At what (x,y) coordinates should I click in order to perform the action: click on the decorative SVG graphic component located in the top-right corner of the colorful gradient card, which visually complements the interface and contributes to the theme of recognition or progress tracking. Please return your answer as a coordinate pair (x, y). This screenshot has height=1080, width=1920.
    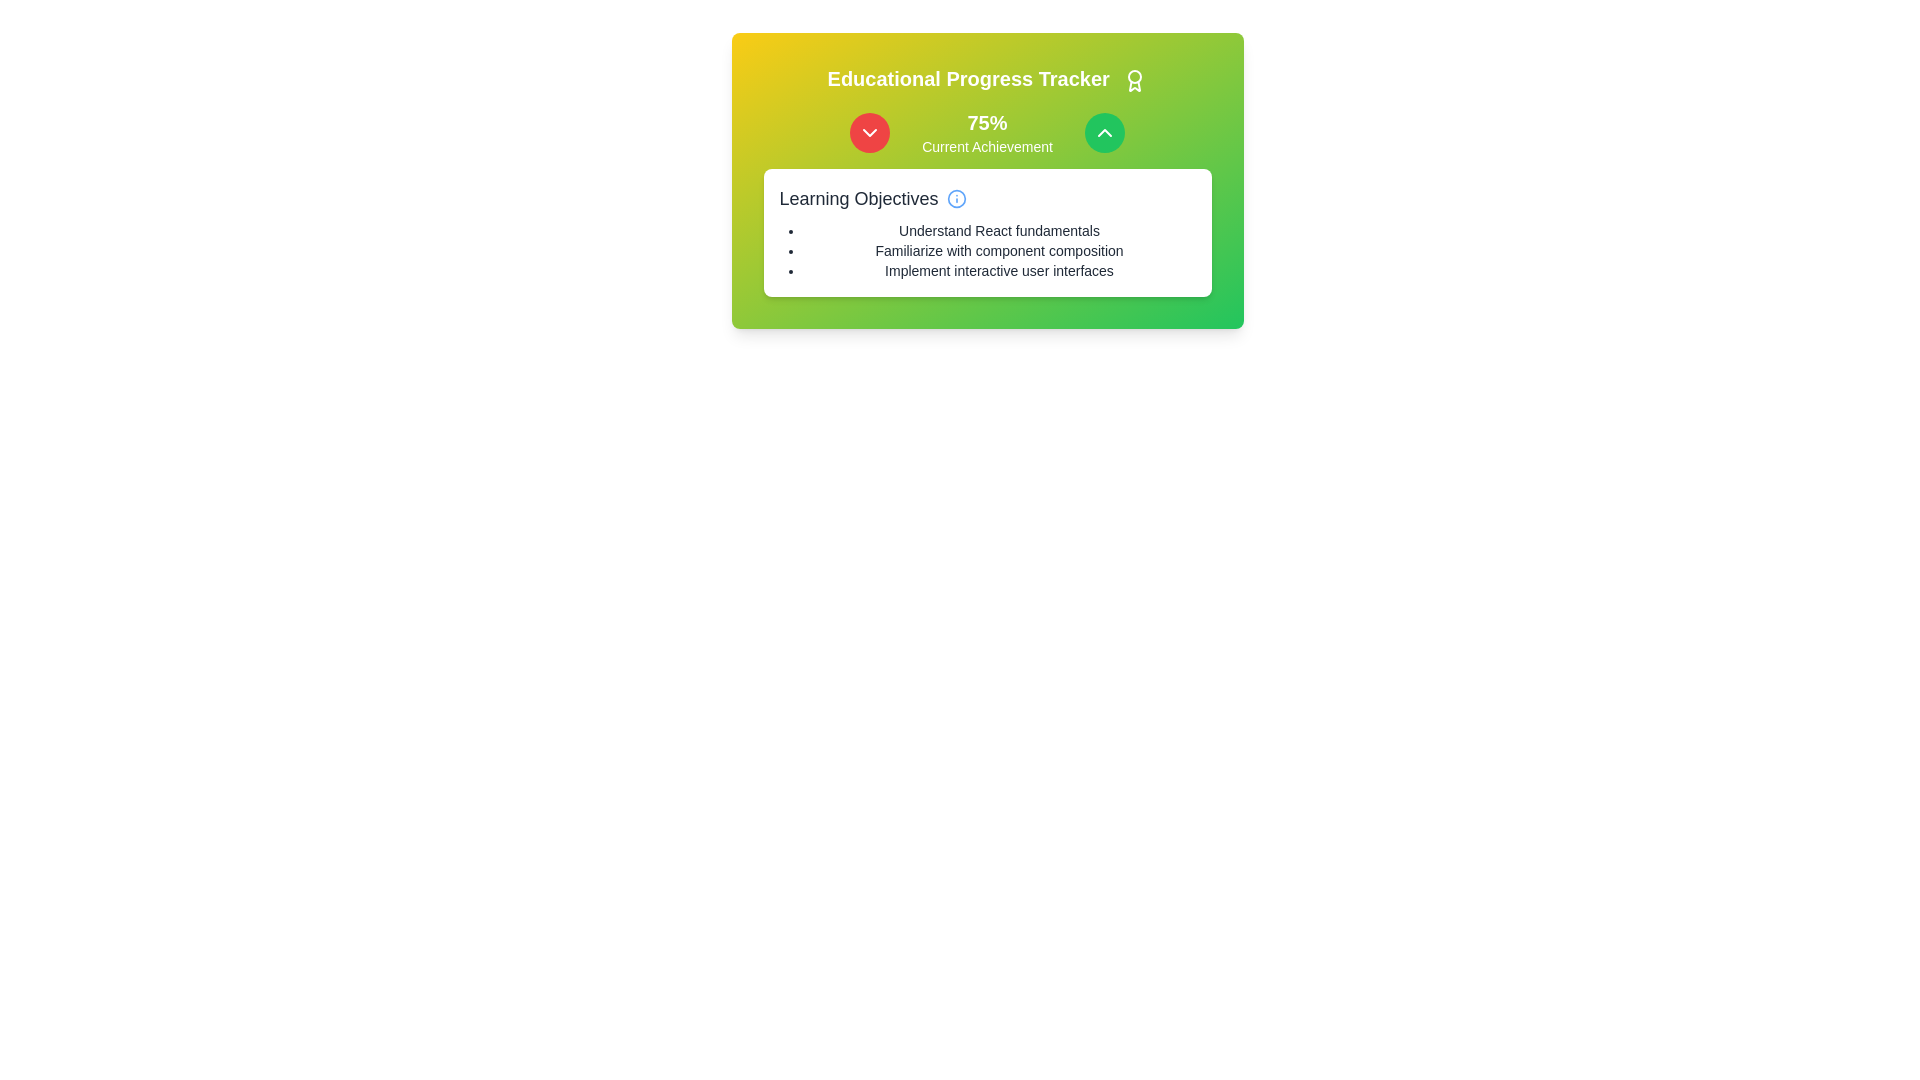
    Looking at the image, I should click on (1135, 85).